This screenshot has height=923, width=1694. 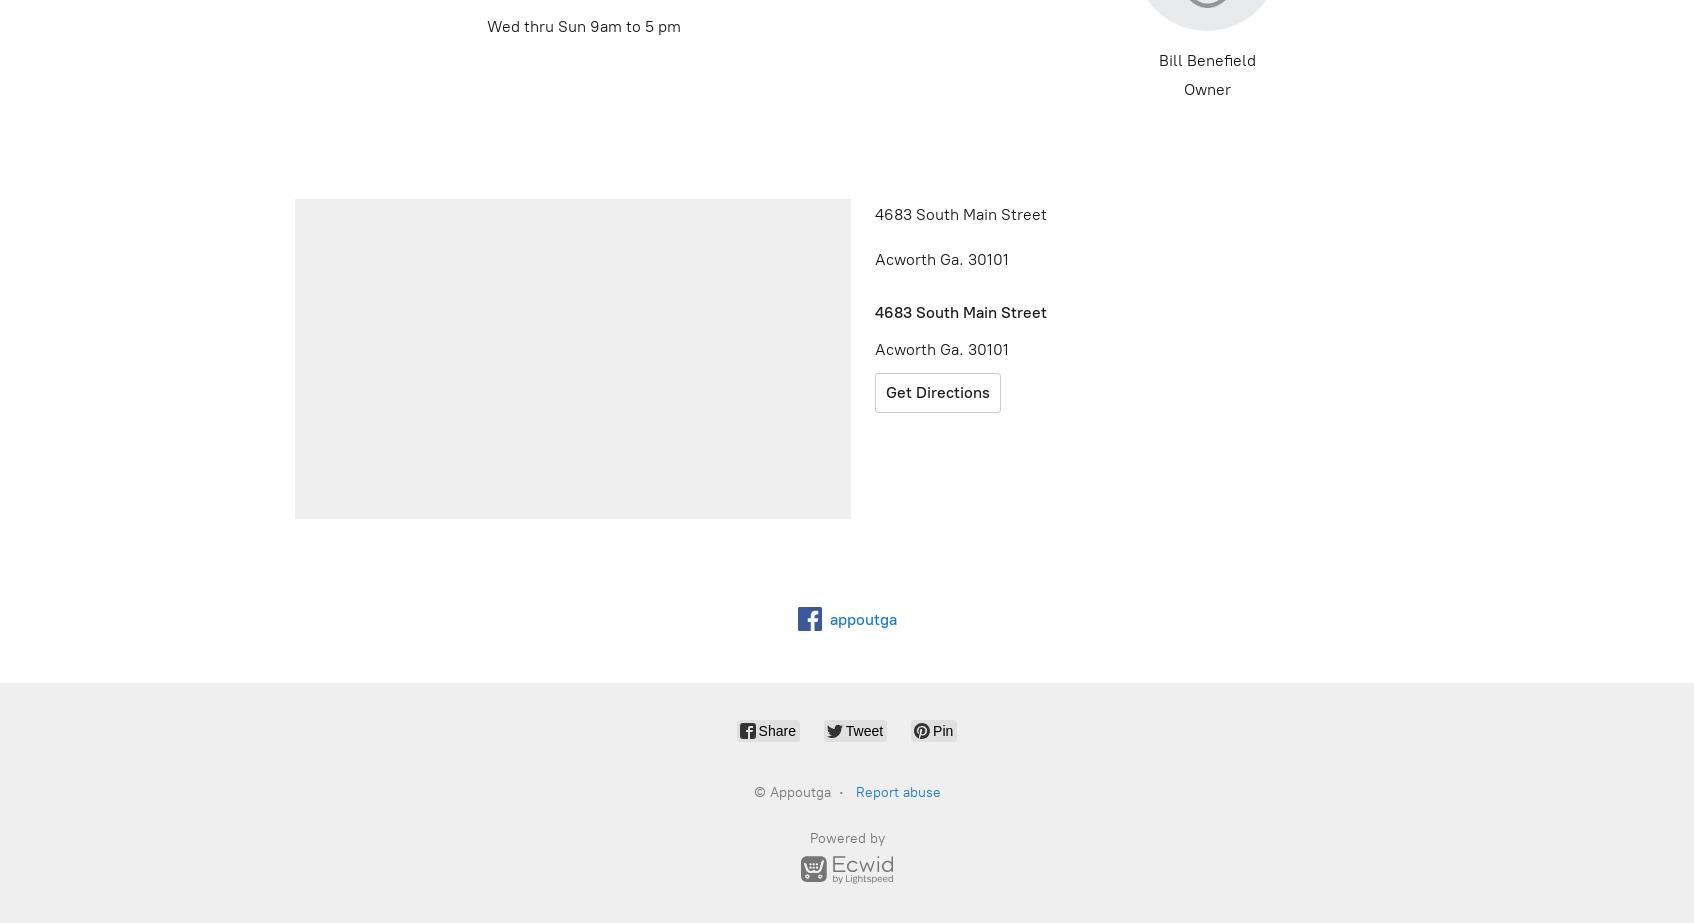 I want to click on 'Wed thru Sun 9am to 5 pm', so click(x=486, y=26).